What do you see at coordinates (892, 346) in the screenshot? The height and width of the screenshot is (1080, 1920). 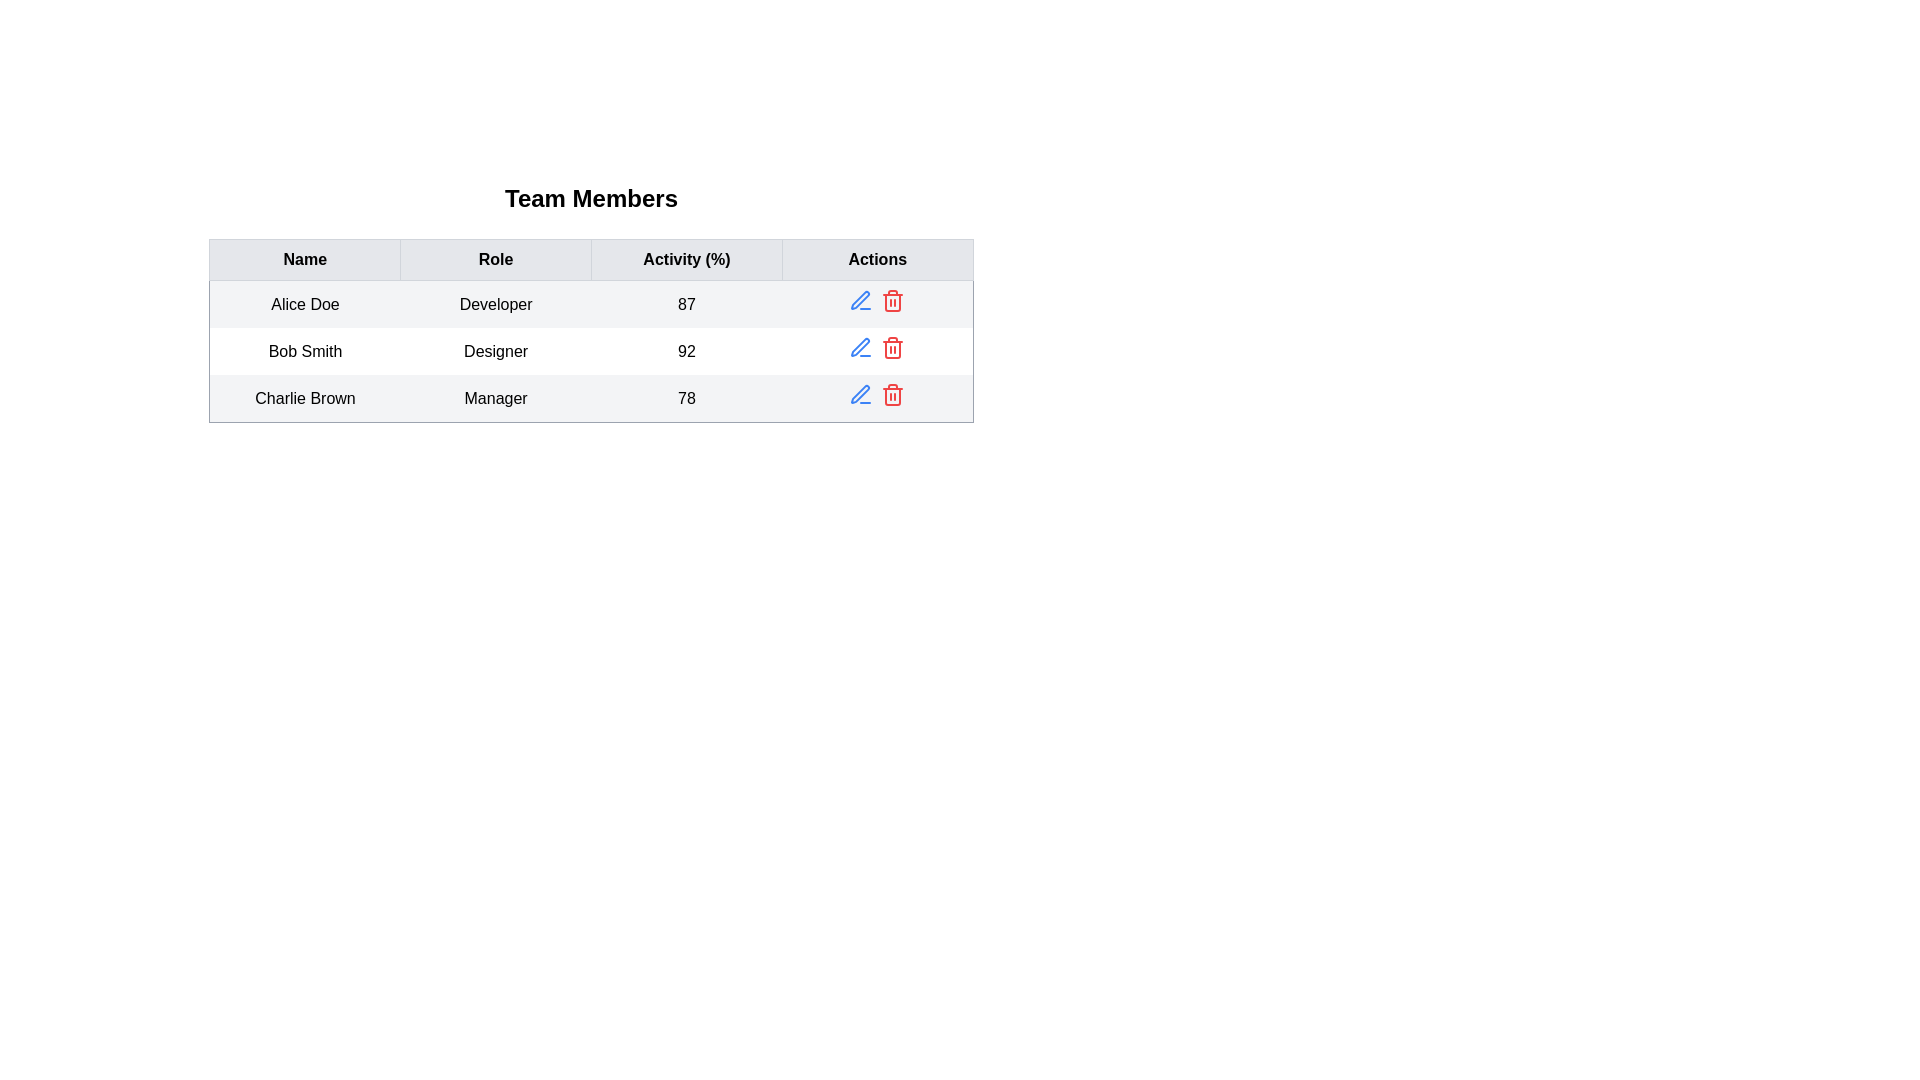 I see `the delete icon for the team member named Bob Smith` at bounding box center [892, 346].